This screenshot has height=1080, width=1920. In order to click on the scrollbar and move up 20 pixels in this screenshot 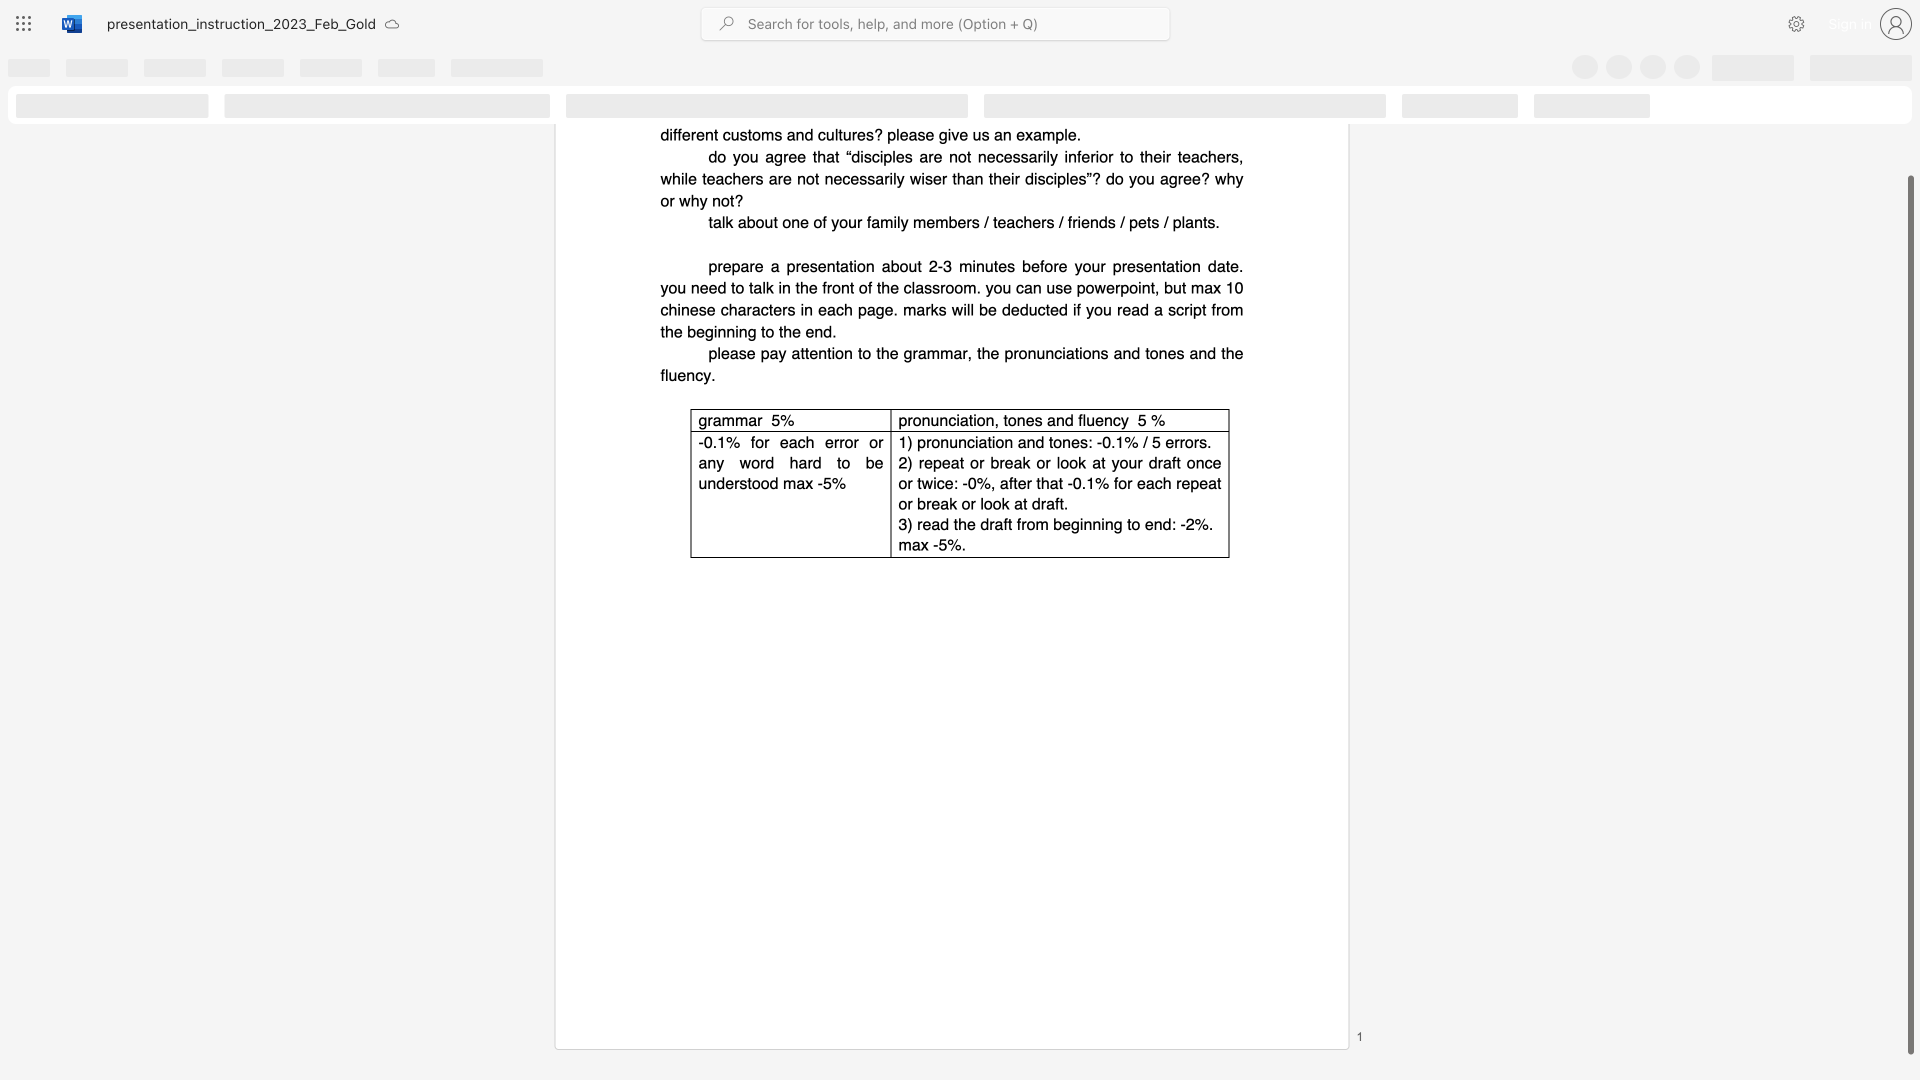, I will do `click(1909, 614)`.